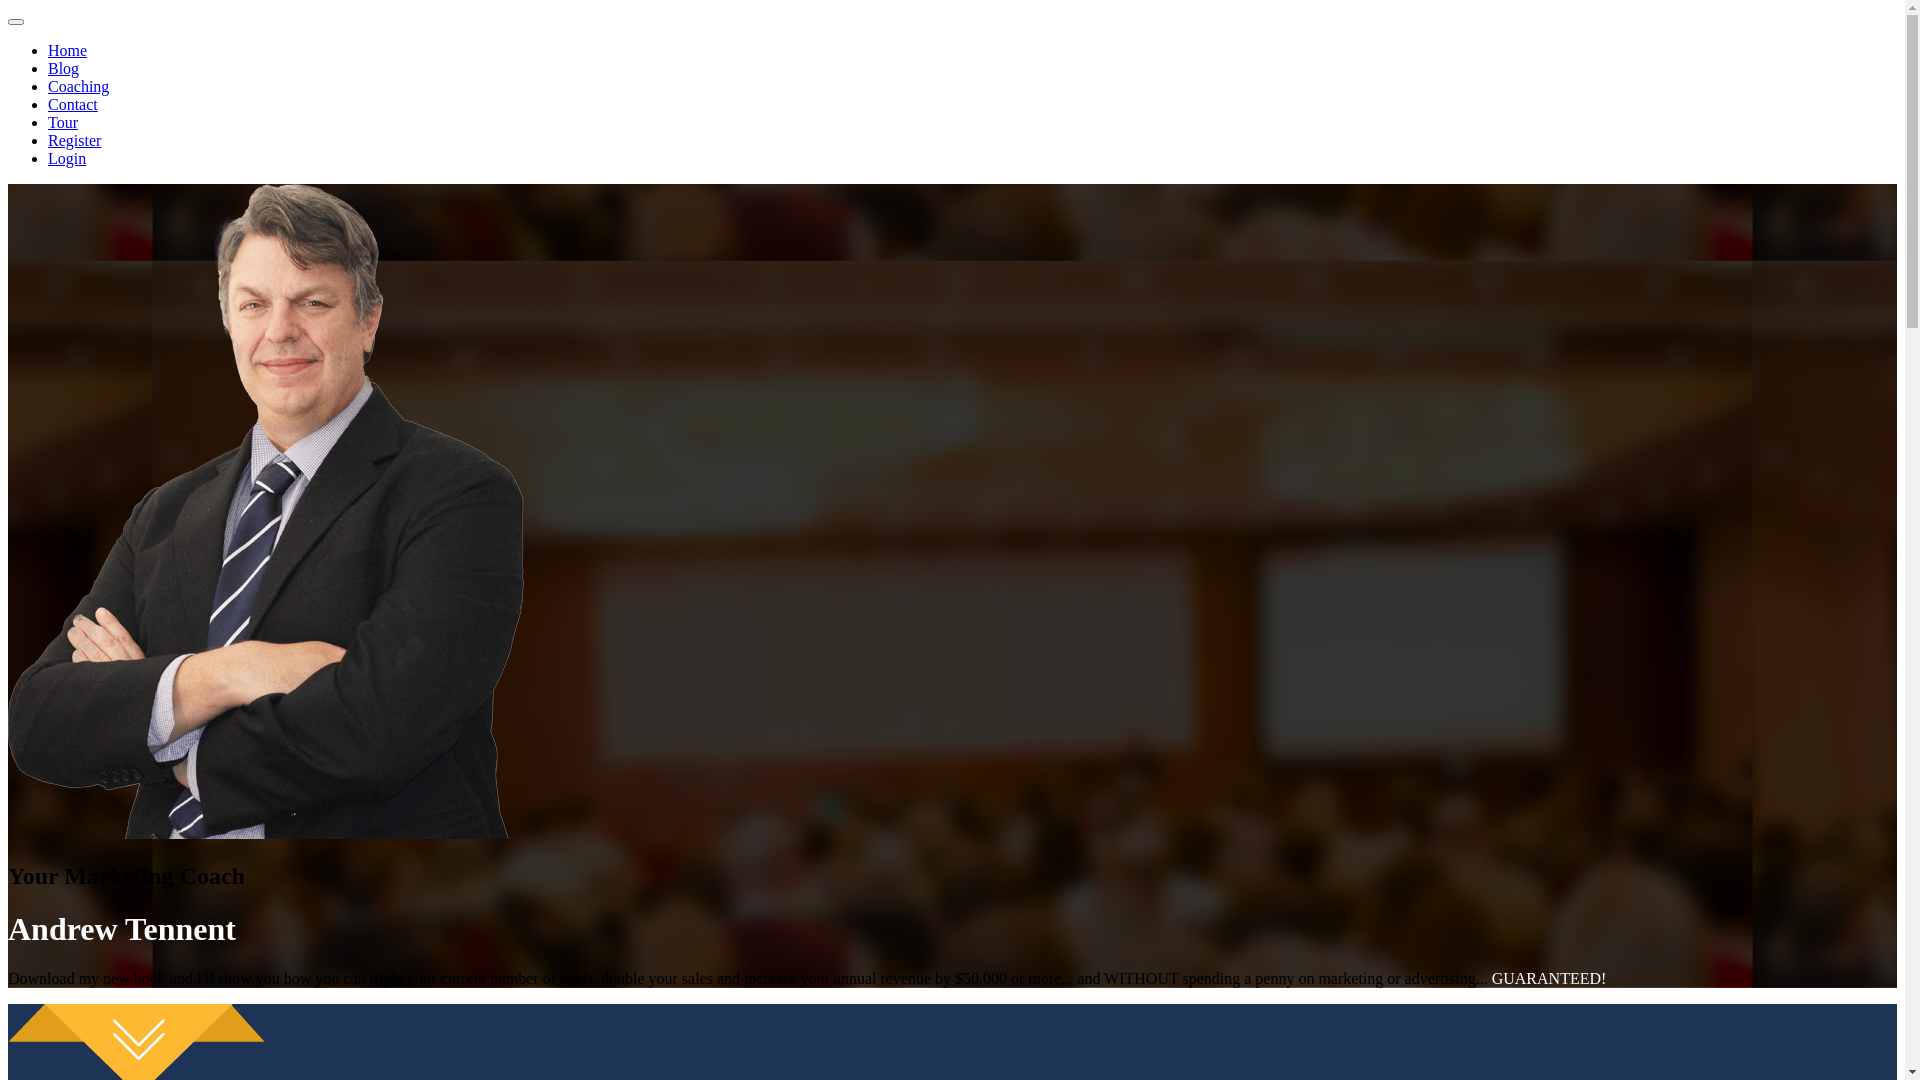  What do you see at coordinates (67, 49) in the screenshot?
I see `'Home'` at bounding box center [67, 49].